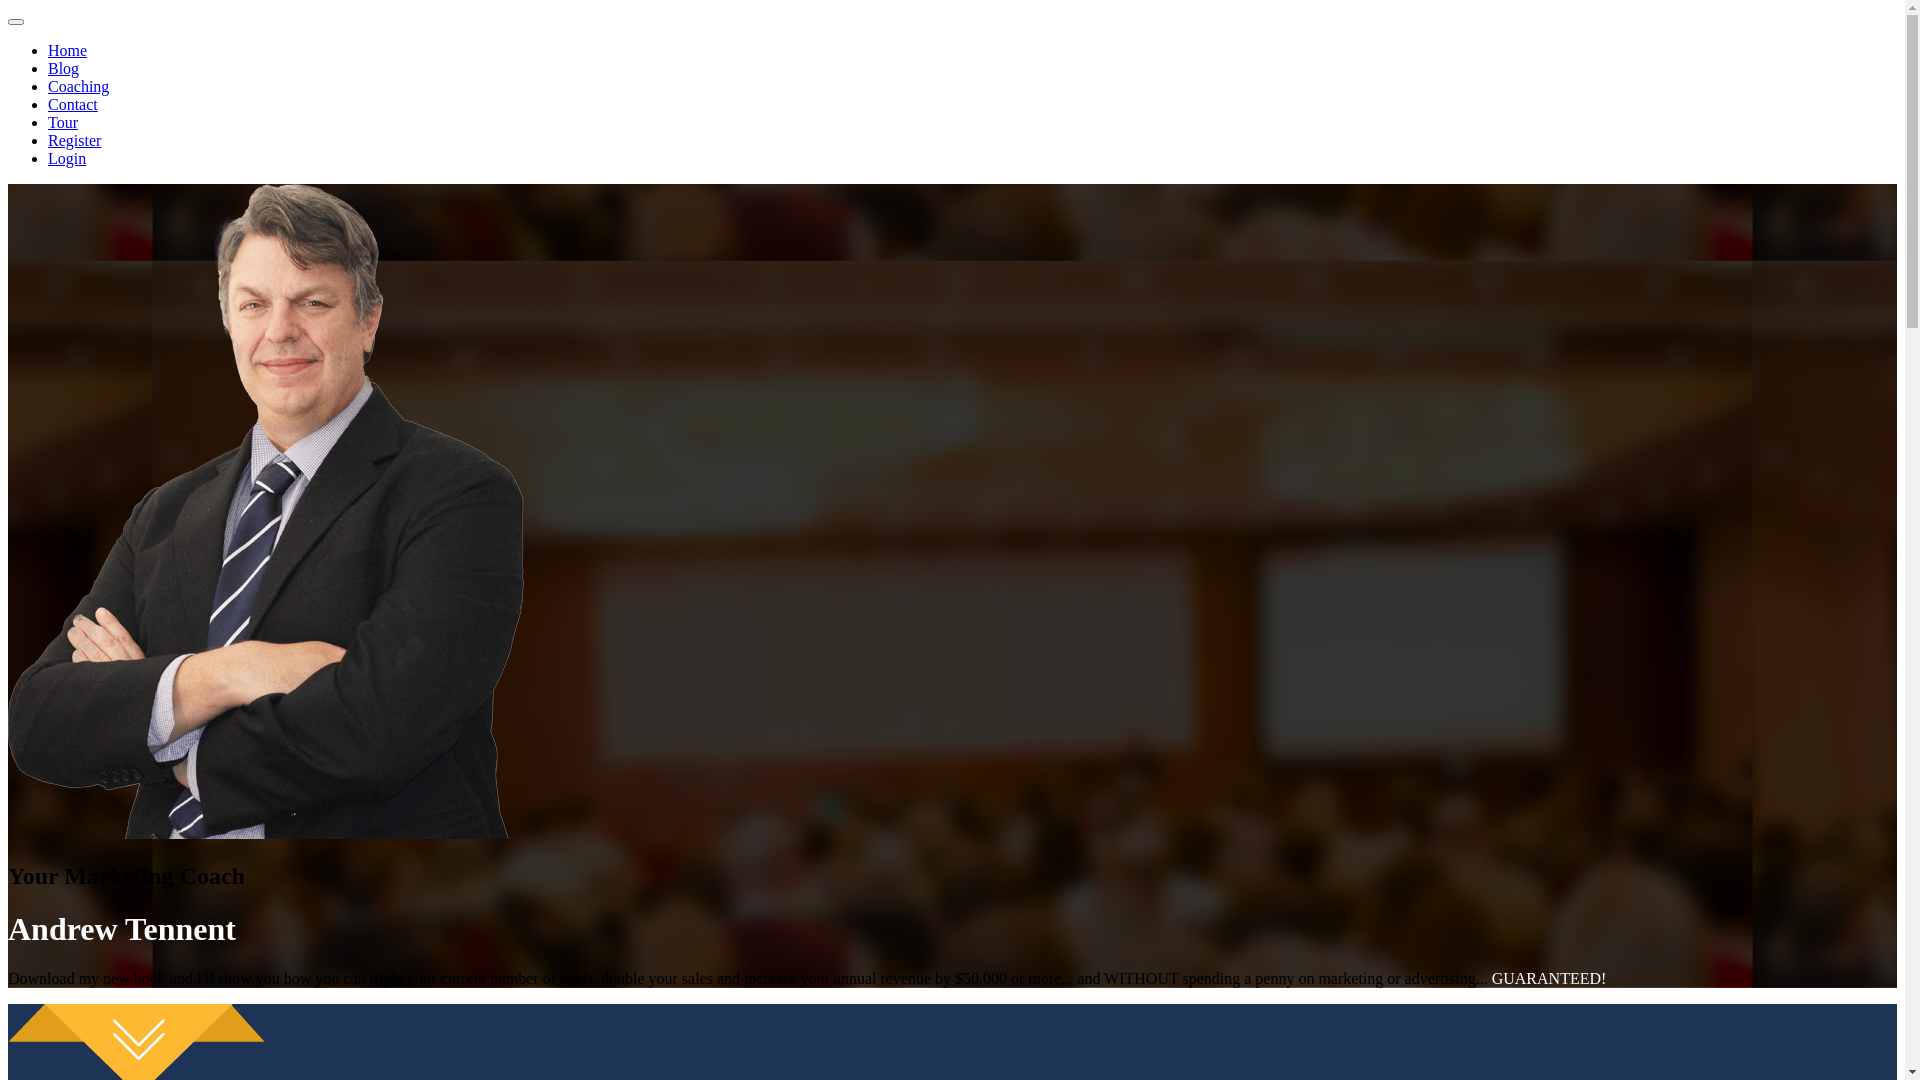  What do you see at coordinates (67, 49) in the screenshot?
I see `'Home'` at bounding box center [67, 49].